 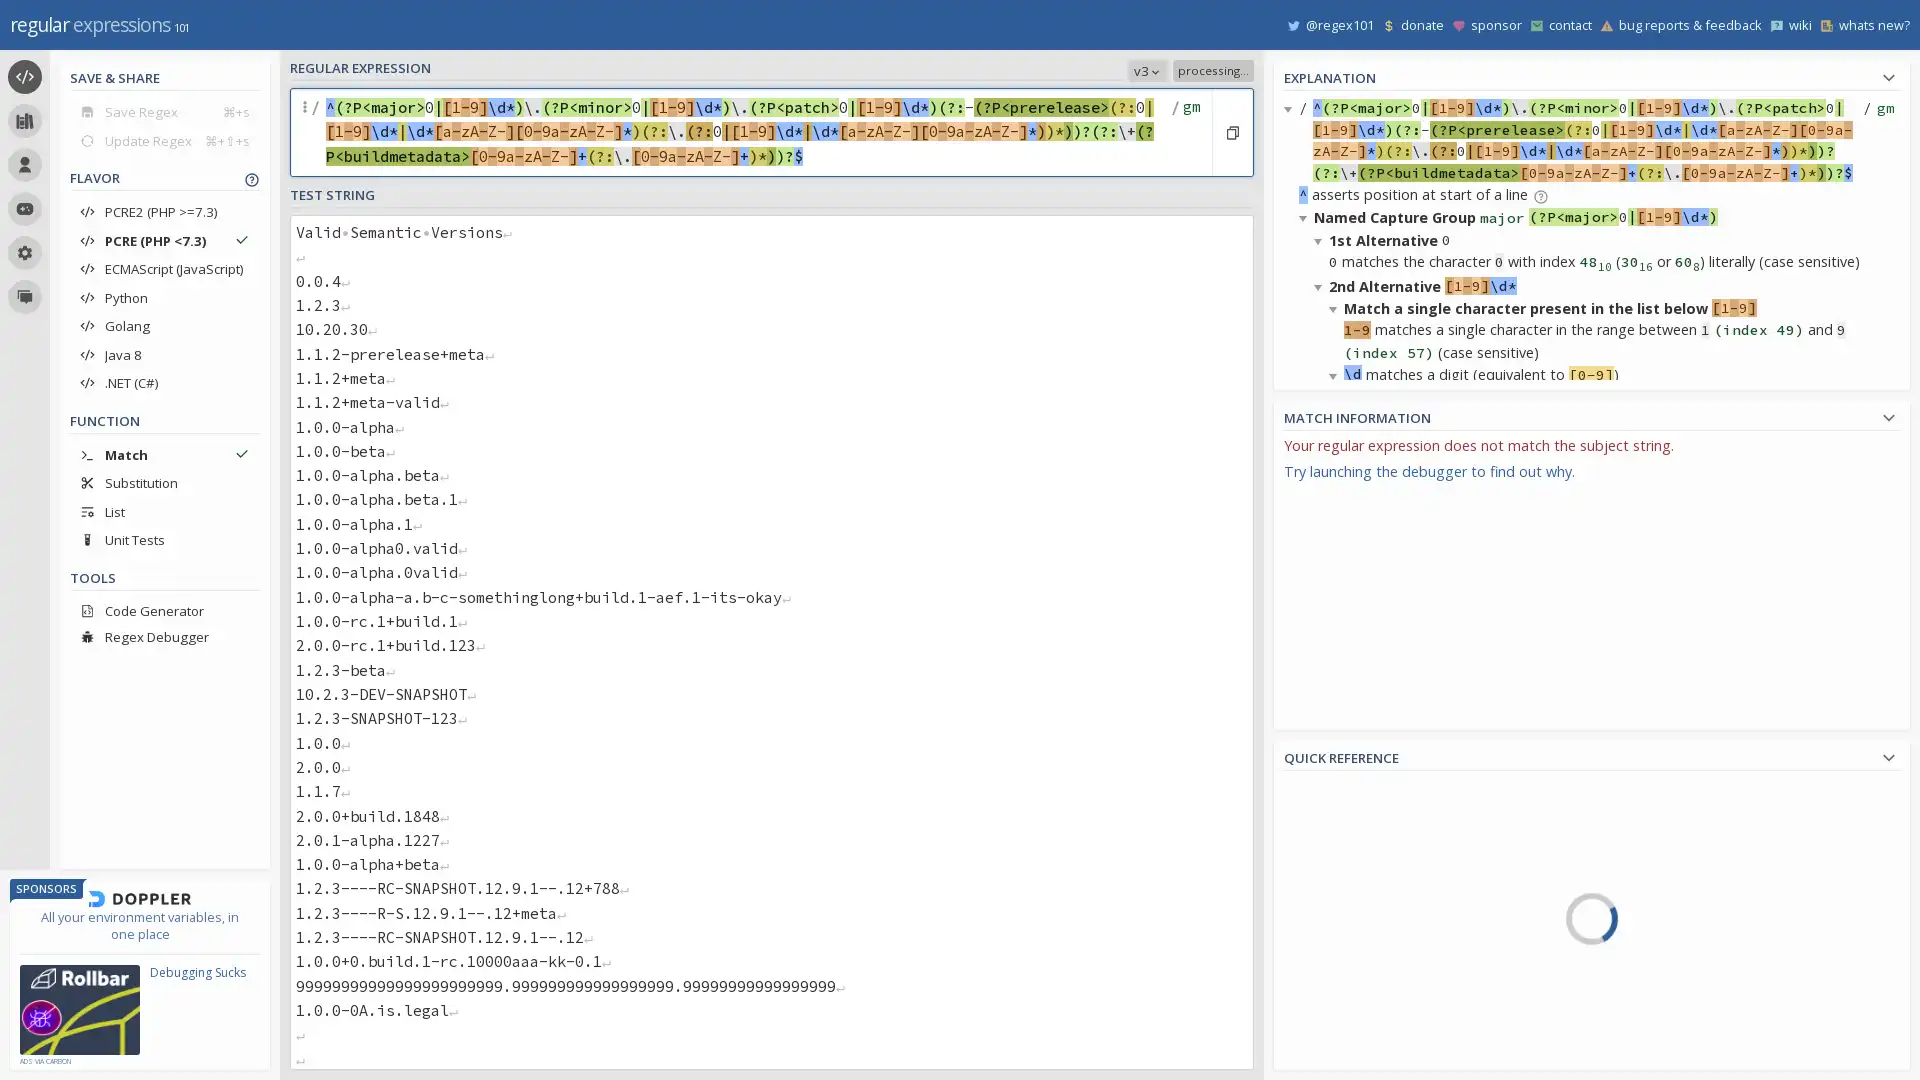 I want to click on Match 1, so click(x=1337, y=459).